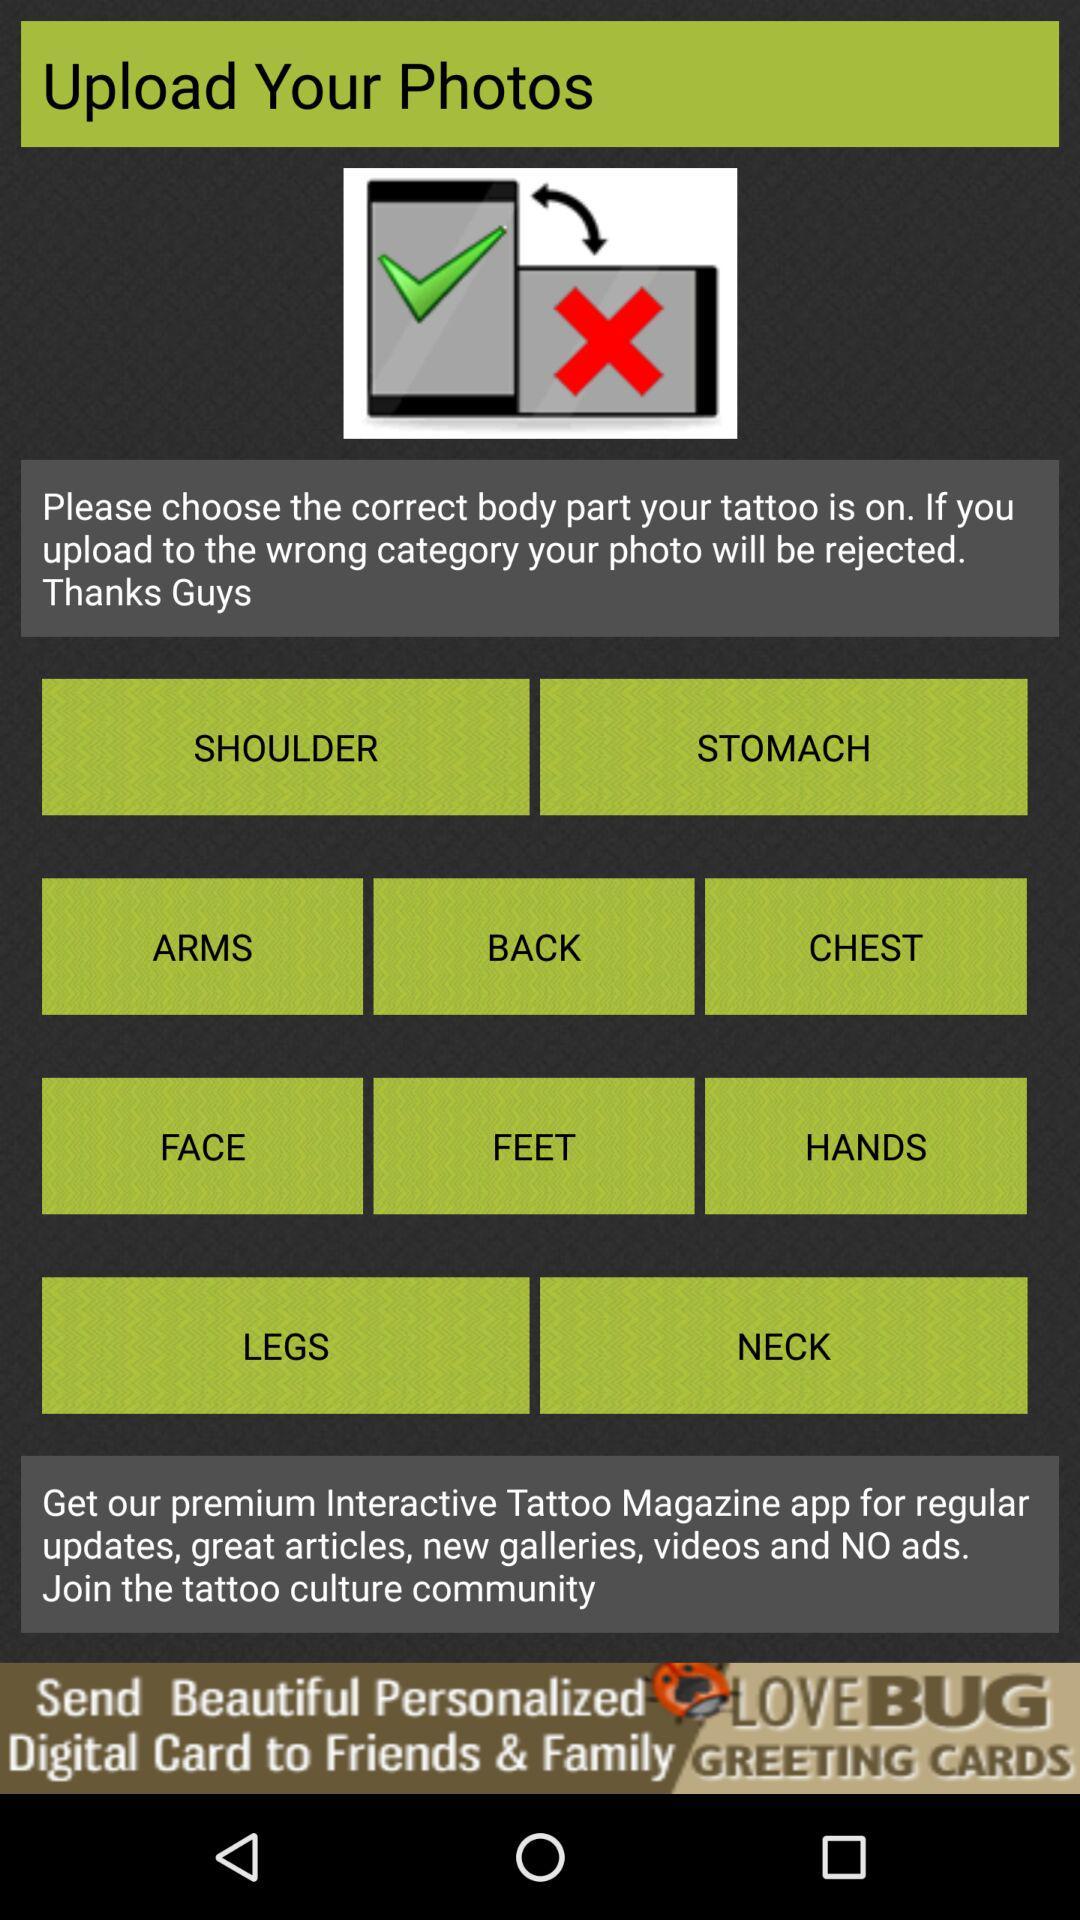 The image size is (1080, 1920). Describe the element at coordinates (782, 1345) in the screenshot. I see `the text shown at the bottom after legs` at that location.